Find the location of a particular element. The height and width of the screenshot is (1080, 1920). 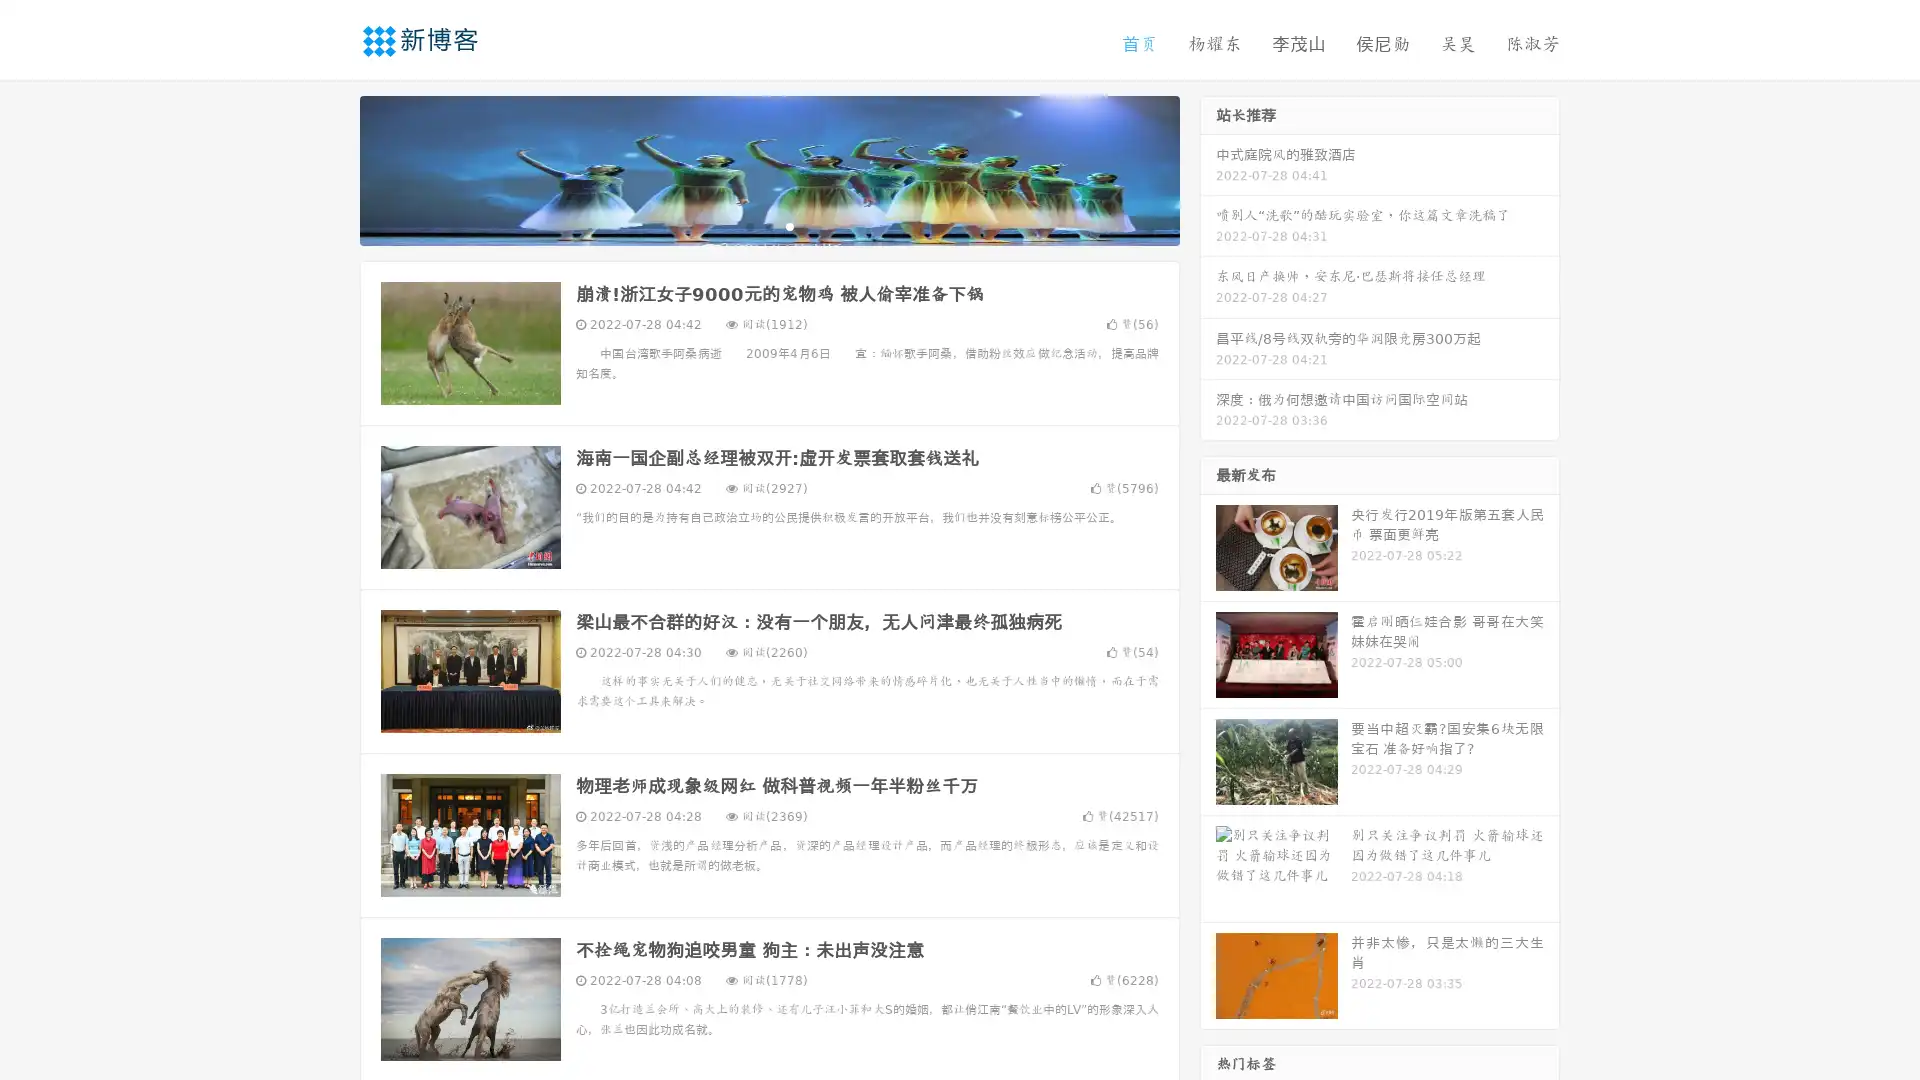

Go to slide 3 is located at coordinates (789, 225).